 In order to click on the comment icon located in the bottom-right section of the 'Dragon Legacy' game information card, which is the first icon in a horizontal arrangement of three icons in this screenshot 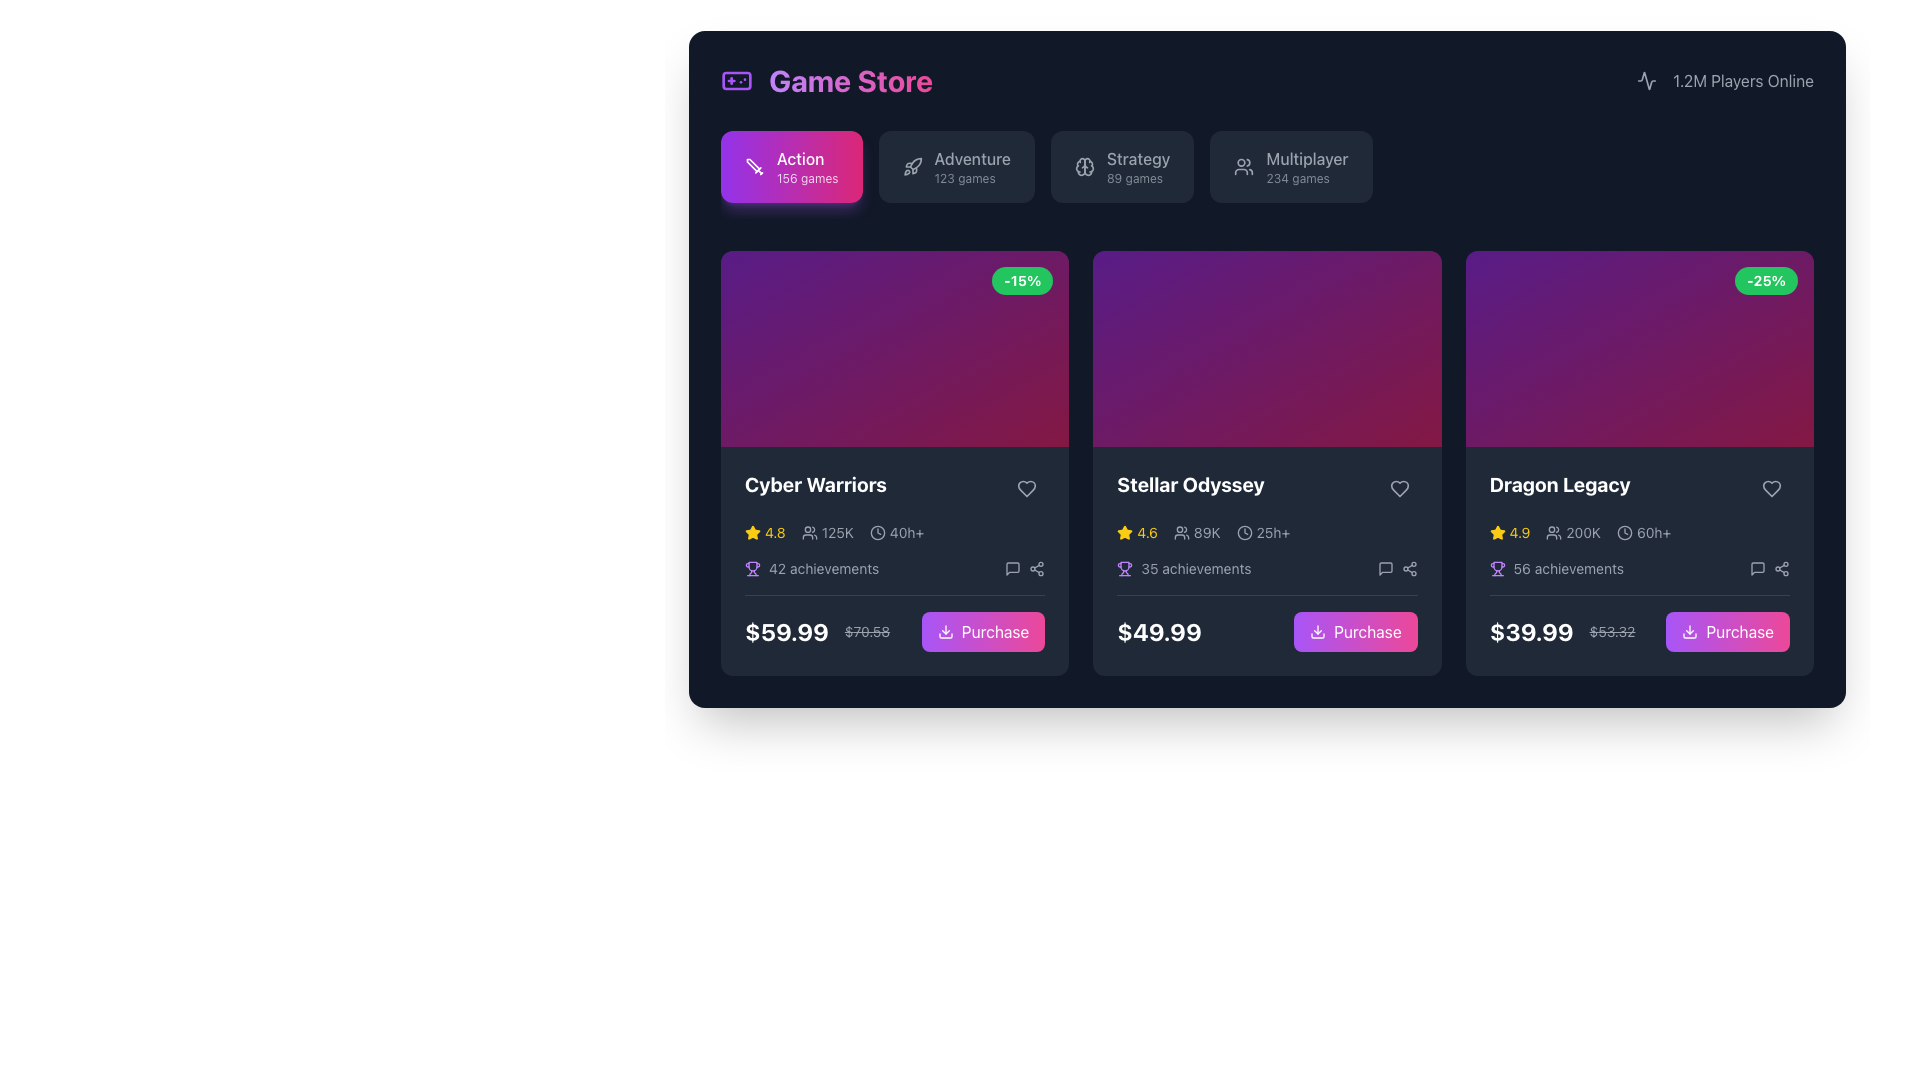, I will do `click(1756, 567)`.